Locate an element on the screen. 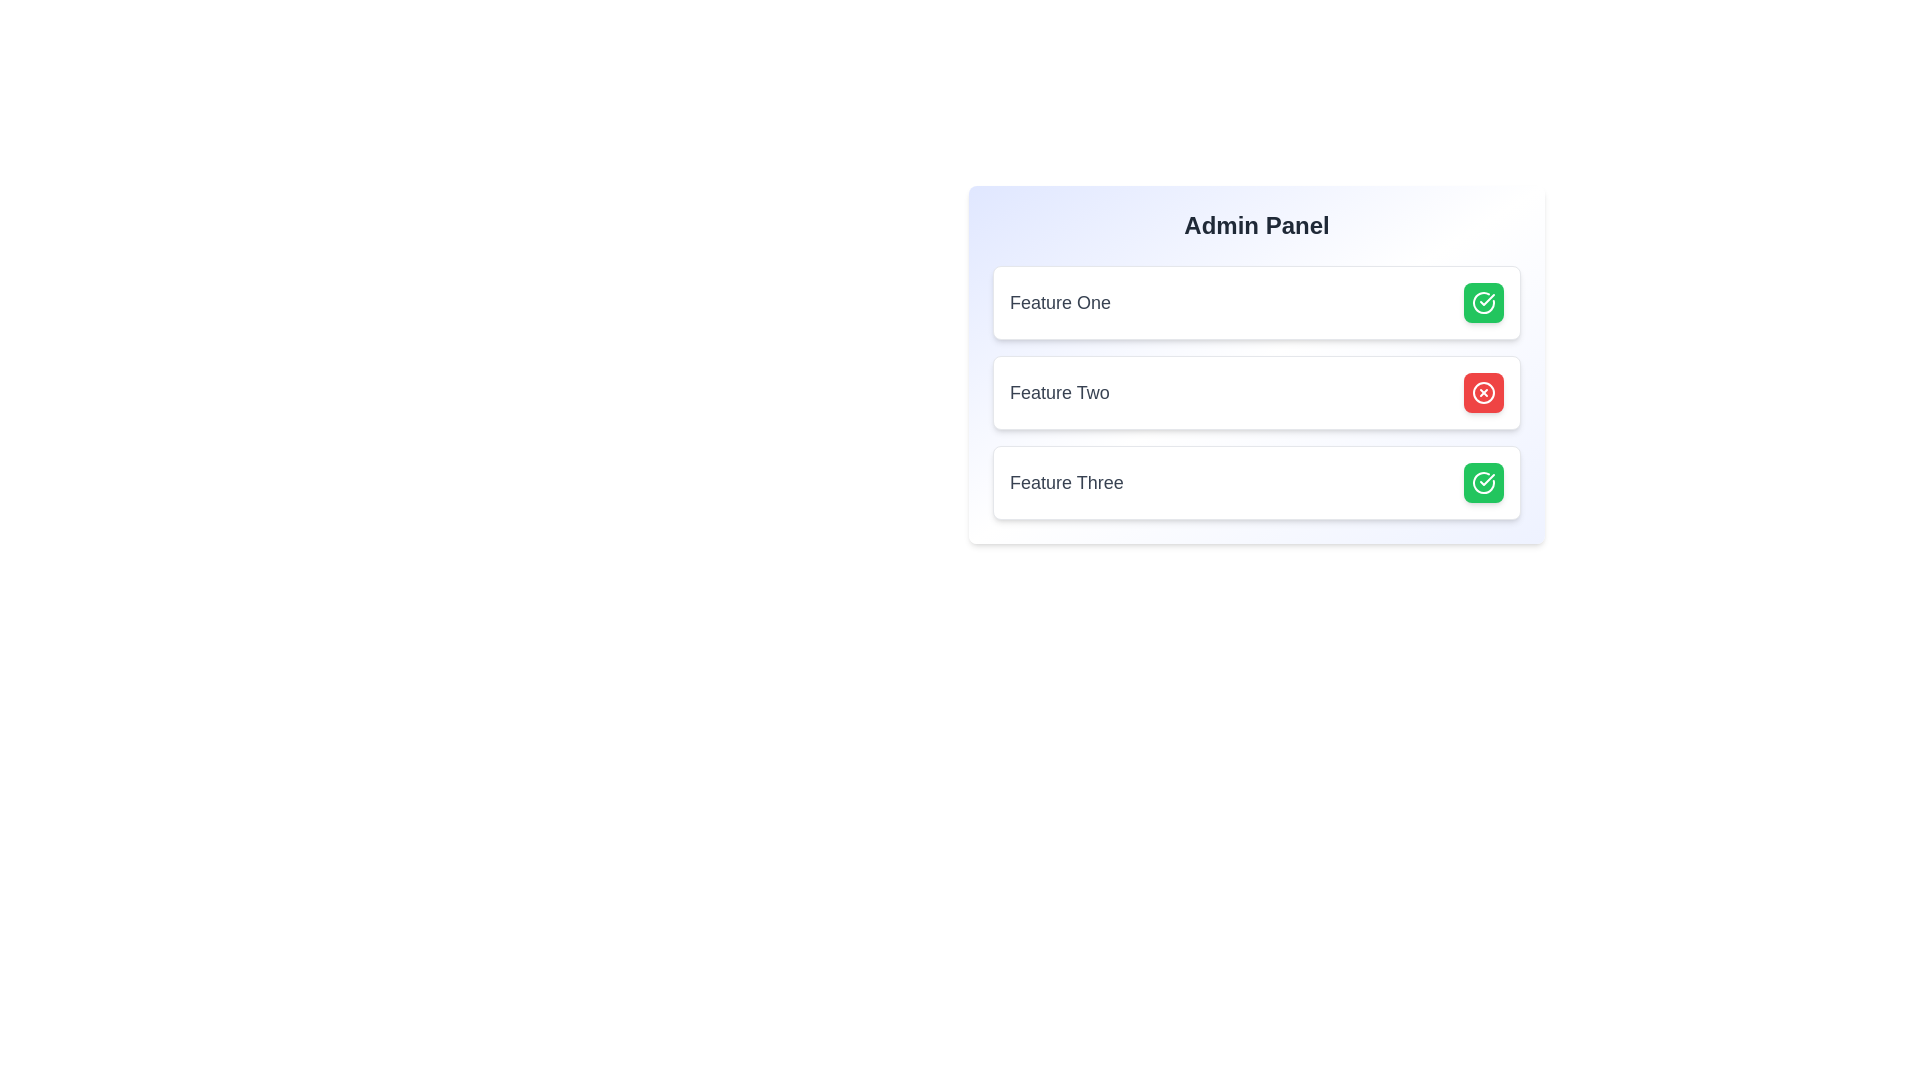 The height and width of the screenshot is (1080, 1920). the icon for Feature One is located at coordinates (1483, 303).